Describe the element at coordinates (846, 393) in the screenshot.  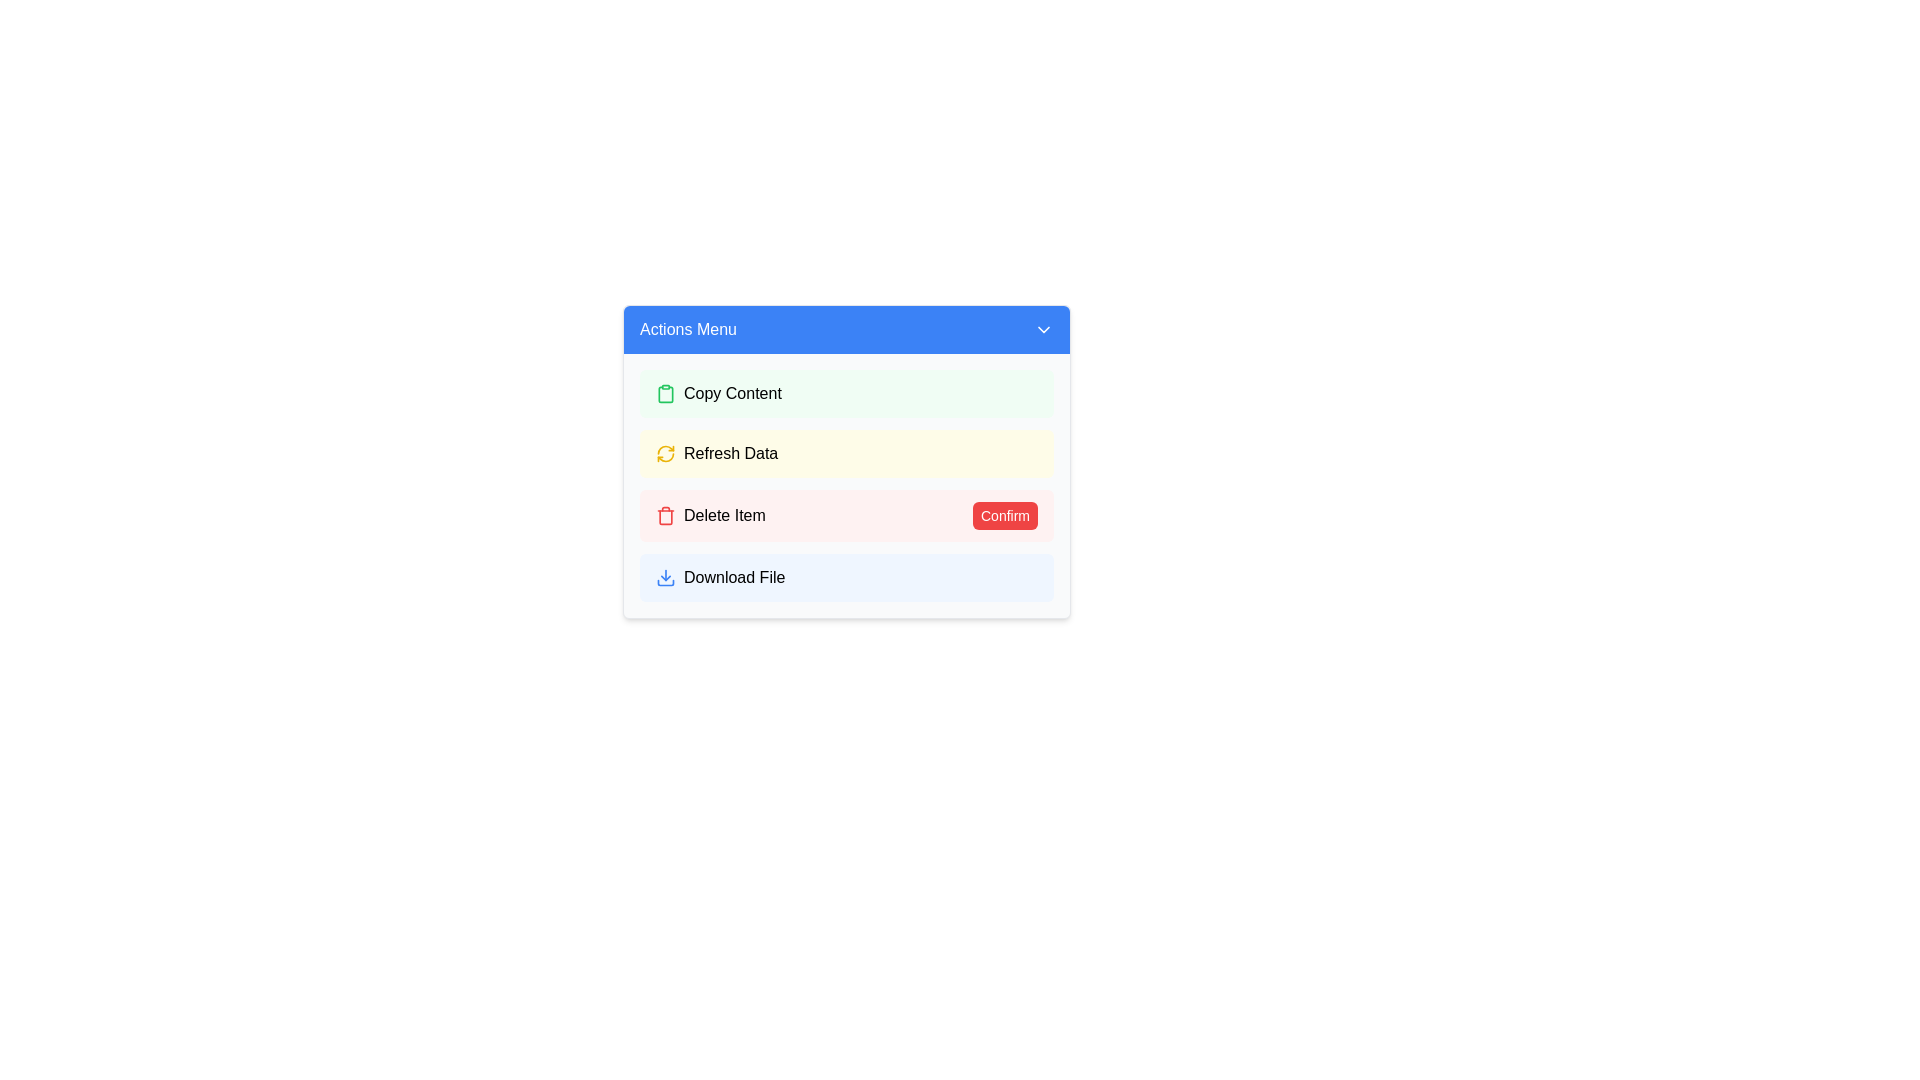
I see `the 'Copy' button located in the 'Actions Menu', which is the topmost item in a vertical stack of buttons` at that location.